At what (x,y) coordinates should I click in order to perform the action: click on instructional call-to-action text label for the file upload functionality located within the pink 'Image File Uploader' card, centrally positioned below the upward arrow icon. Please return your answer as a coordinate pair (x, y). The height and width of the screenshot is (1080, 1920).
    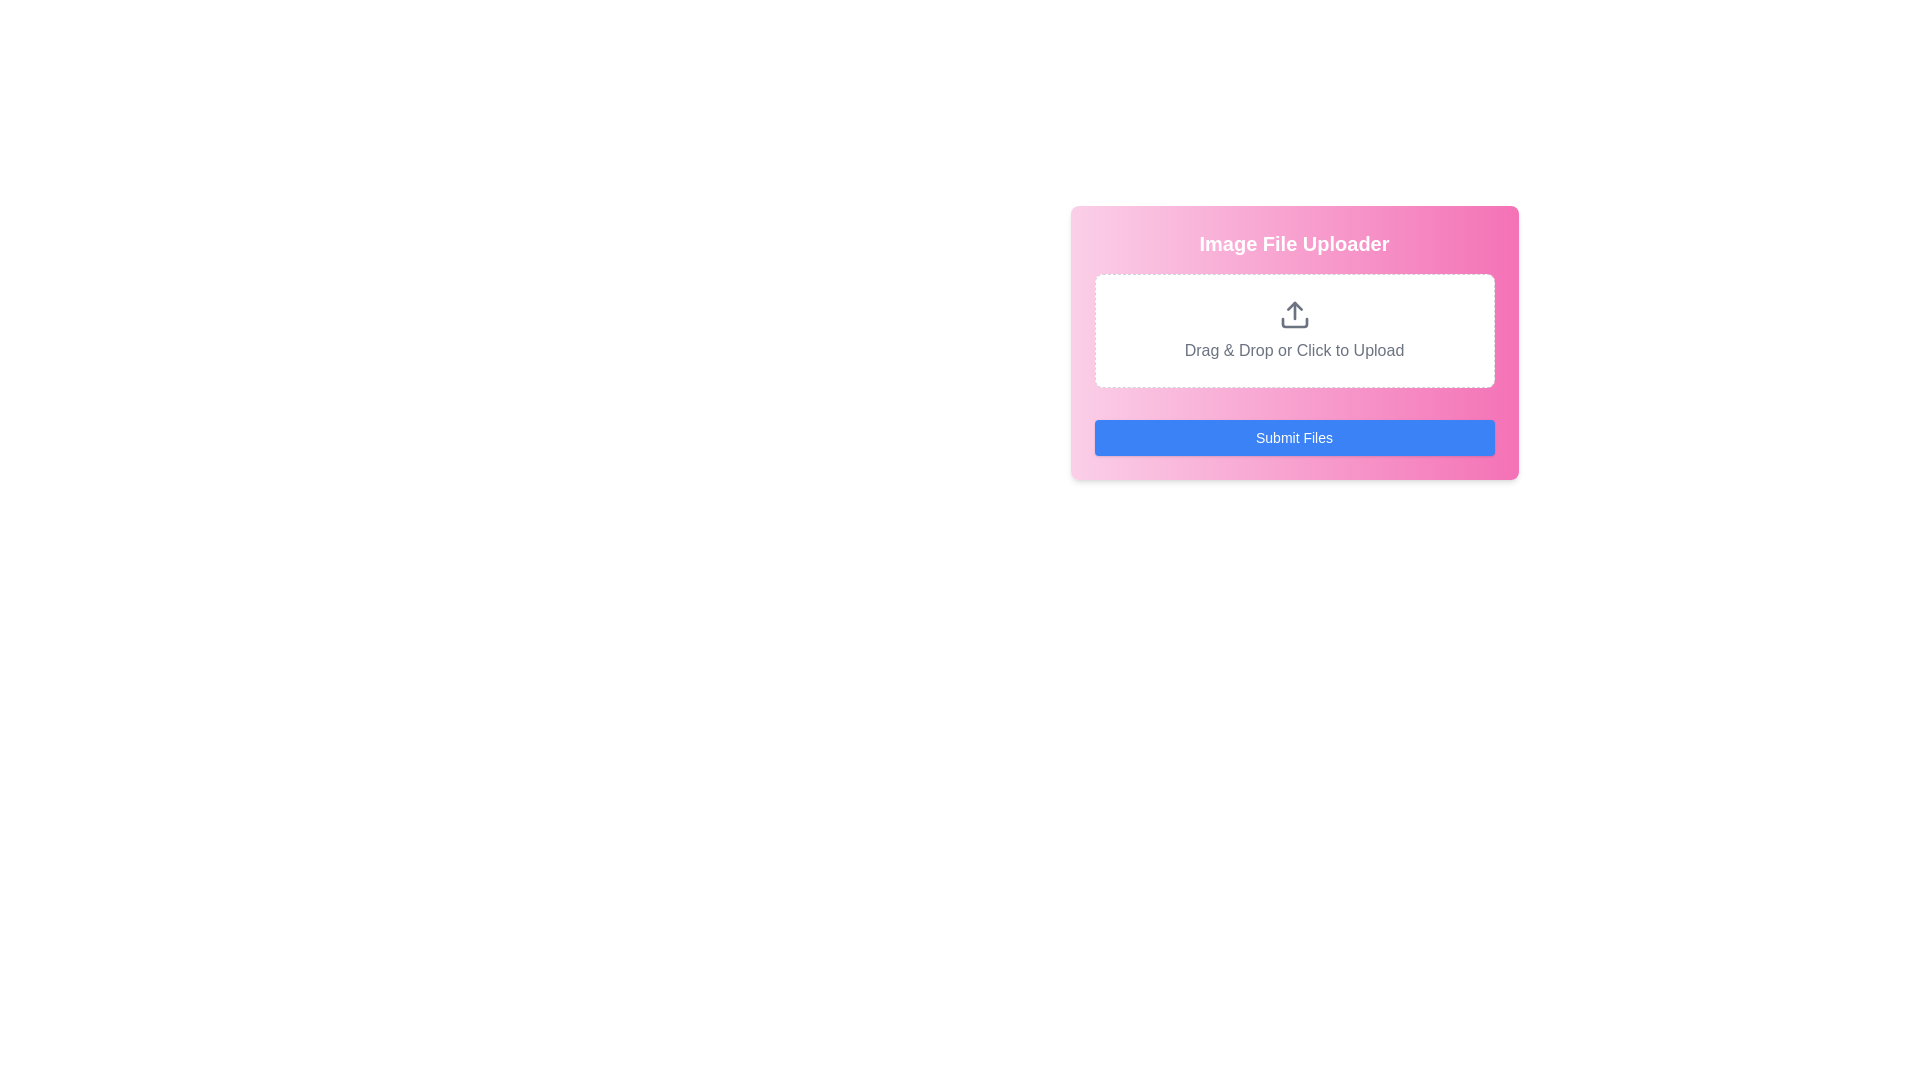
    Looking at the image, I should click on (1294, 350).